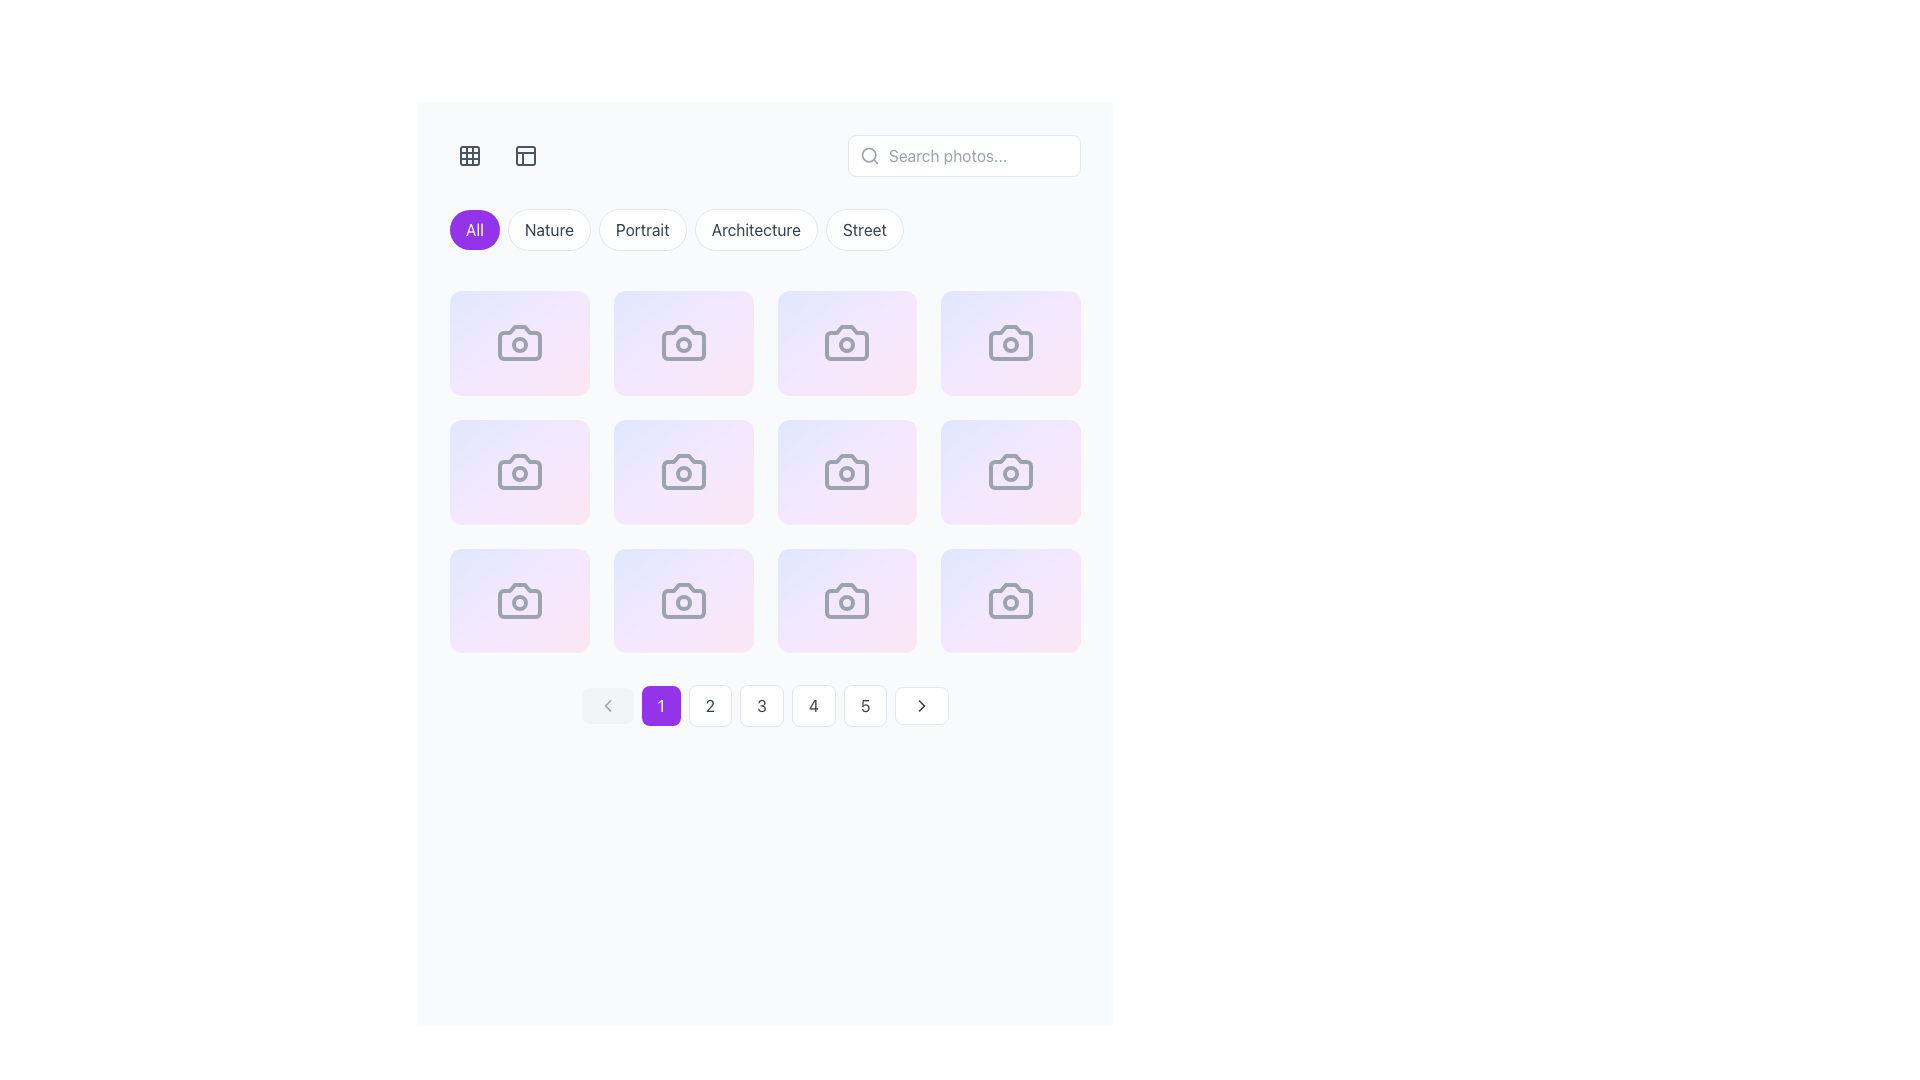 This screenshot has width=1920, height=1080. What do you see at coordinates (1011, 600) in the screenshot?
I see `the camera icon, which is a gray icon with a circular lens, located in the bottom-right corner of a 3x3 grid layout` at bounding box center [1011, 600].